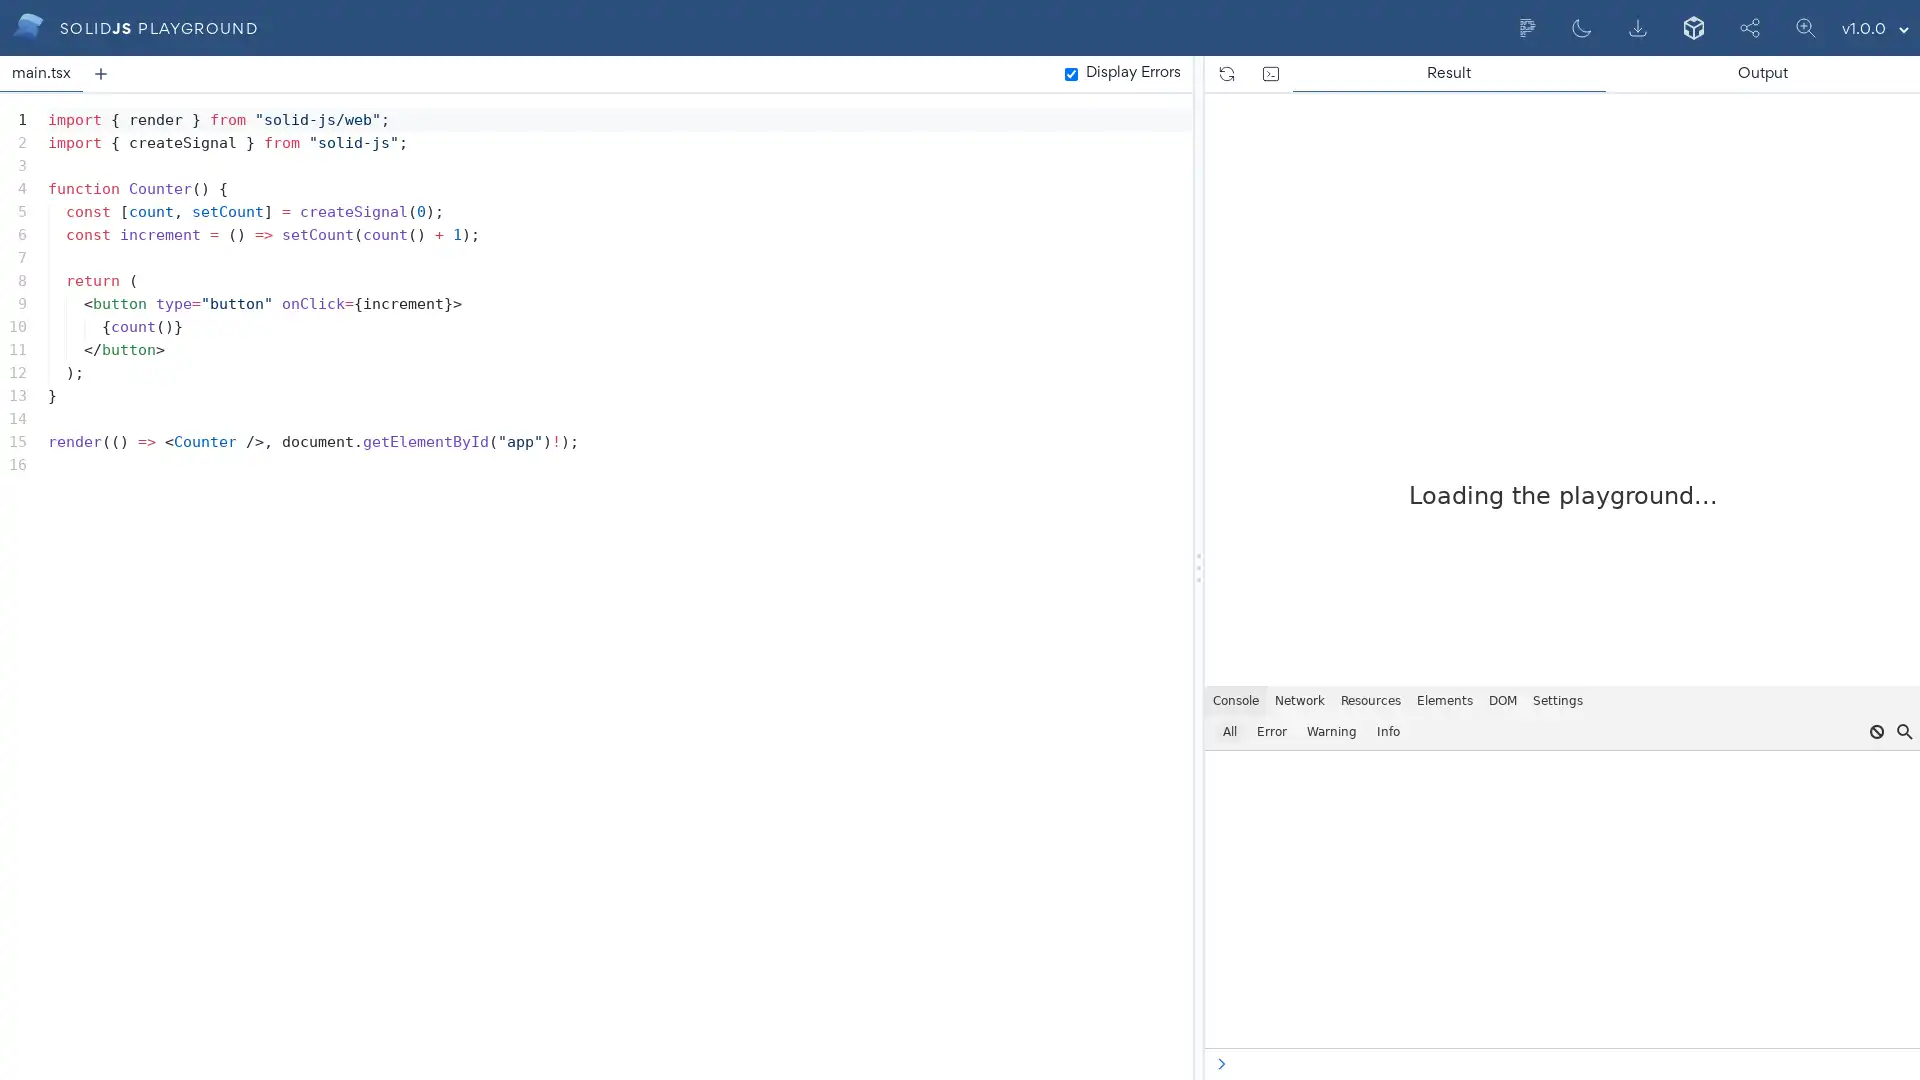 The image size is (1920, 1080). Describe the element at coordinates (1805, 27) in the screenshot. I see `Scale Editor` at that location.